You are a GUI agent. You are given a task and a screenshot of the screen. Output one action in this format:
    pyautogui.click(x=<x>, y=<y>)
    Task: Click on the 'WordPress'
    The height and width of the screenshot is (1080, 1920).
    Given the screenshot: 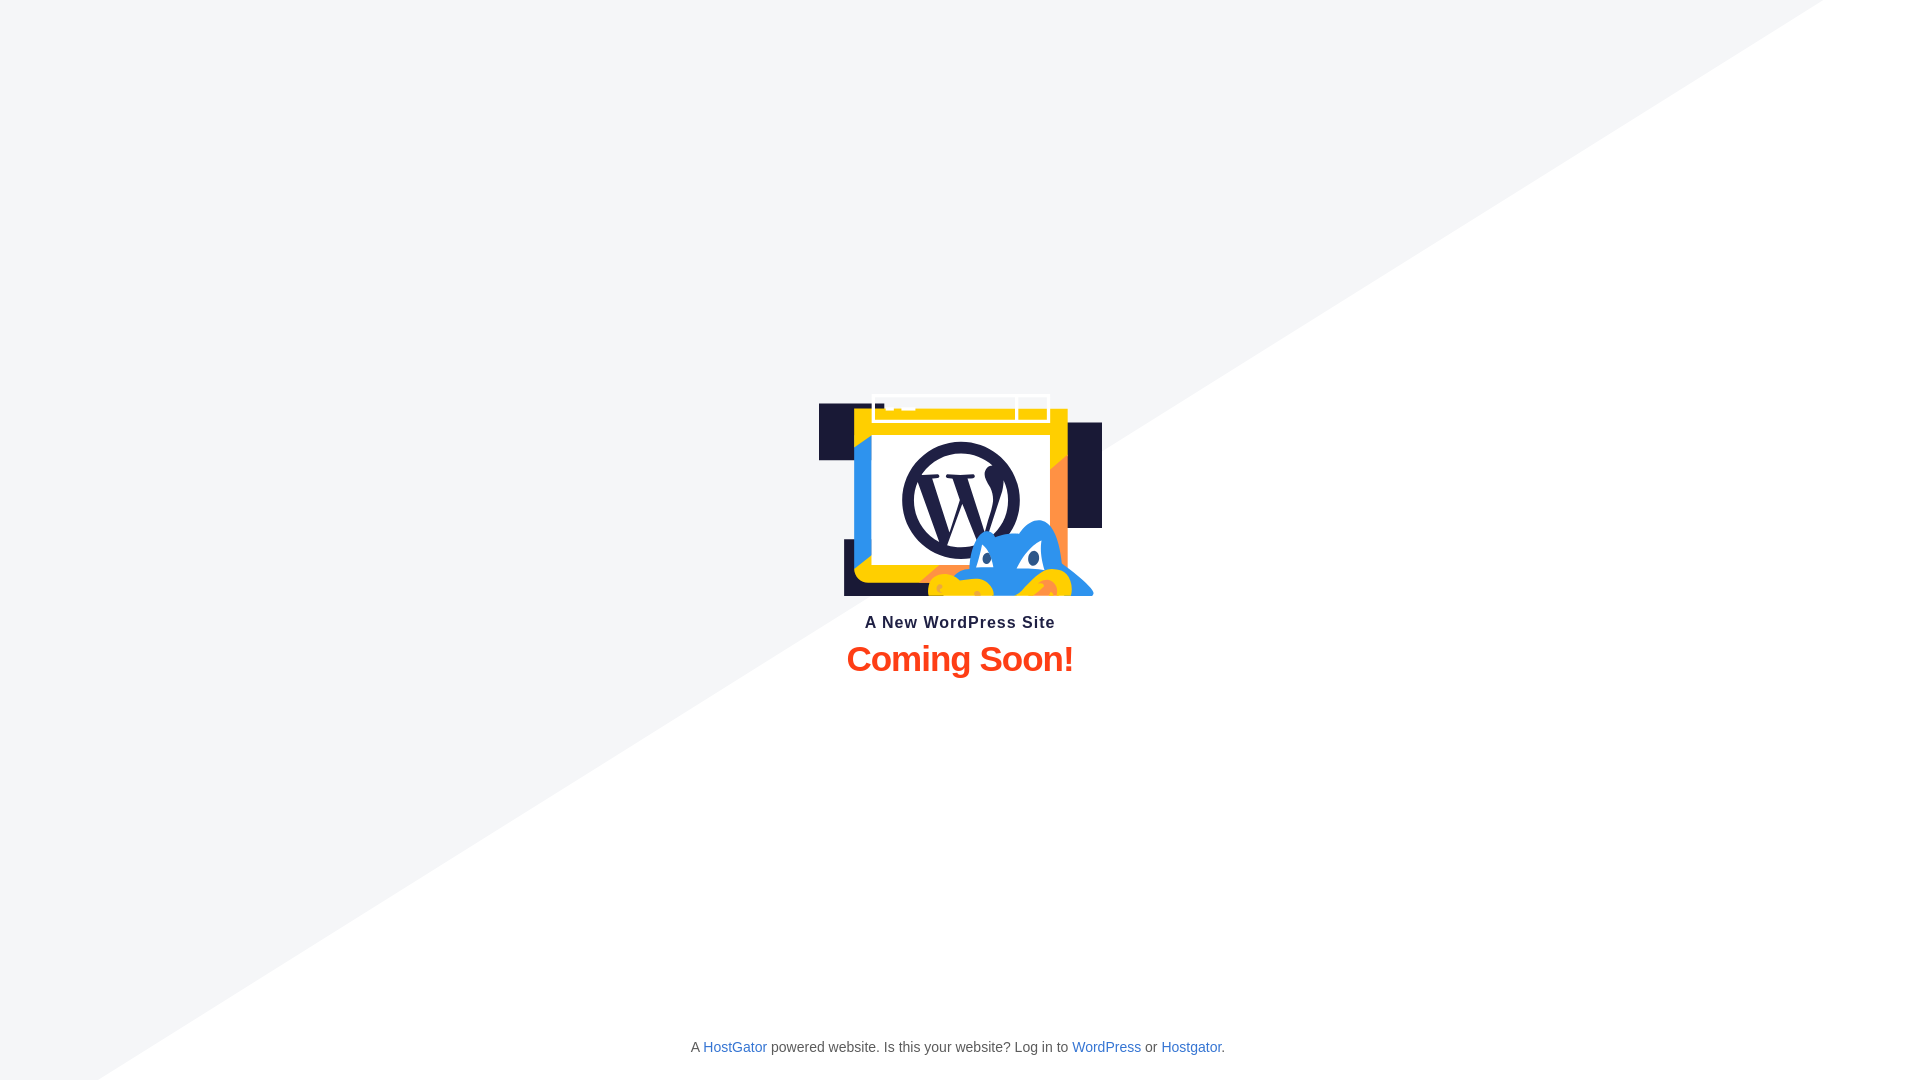 What is the action you would take?
    pyautogui.click(x=1105, y=1045)
    